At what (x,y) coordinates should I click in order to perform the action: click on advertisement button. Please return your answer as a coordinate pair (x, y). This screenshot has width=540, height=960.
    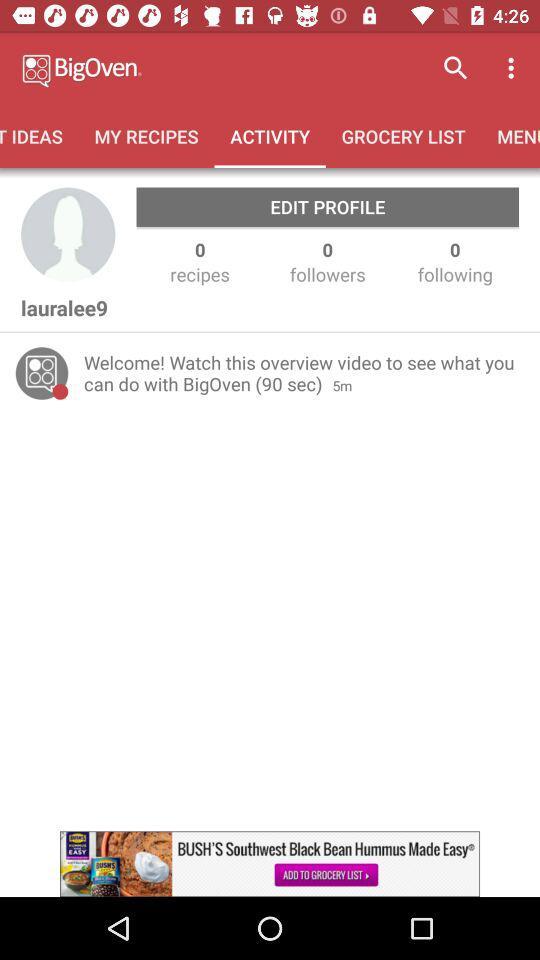
    Looking at the image, I should click on (270, 863).